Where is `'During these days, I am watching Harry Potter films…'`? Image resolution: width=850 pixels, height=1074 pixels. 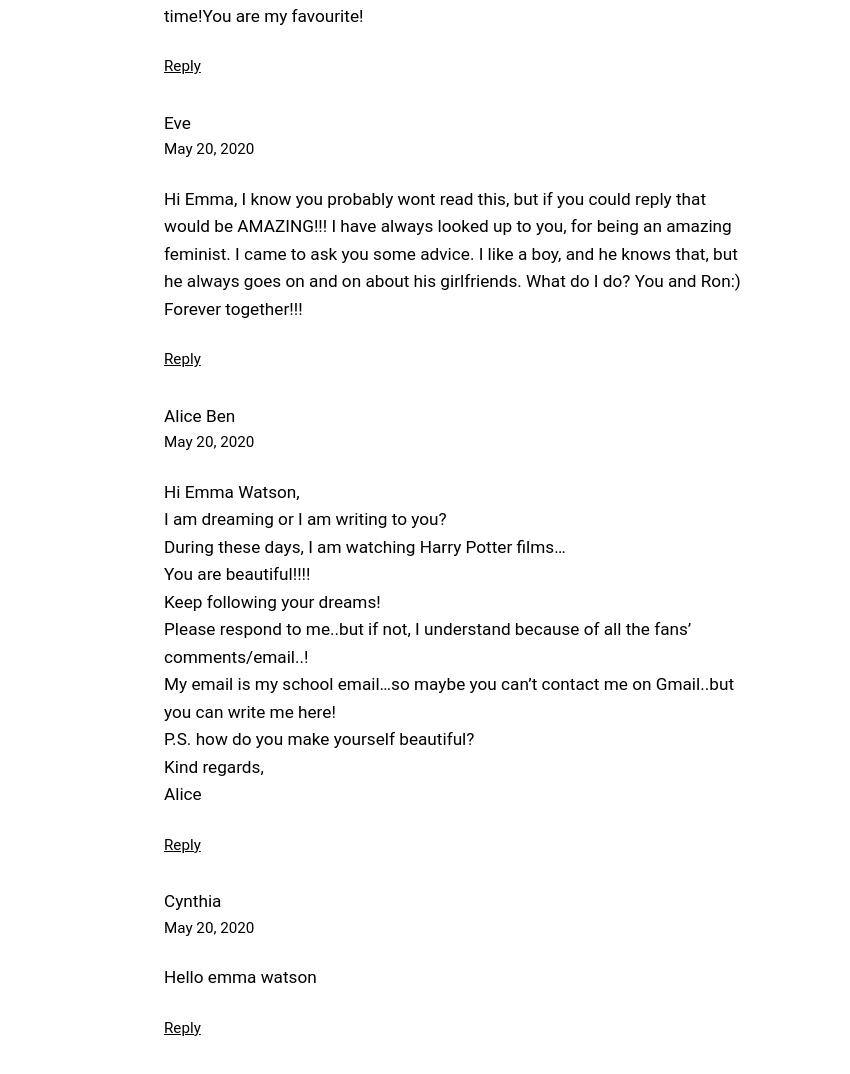
'During these days, I am watching Harry Potter films…' is located at coordinates (363, 545).